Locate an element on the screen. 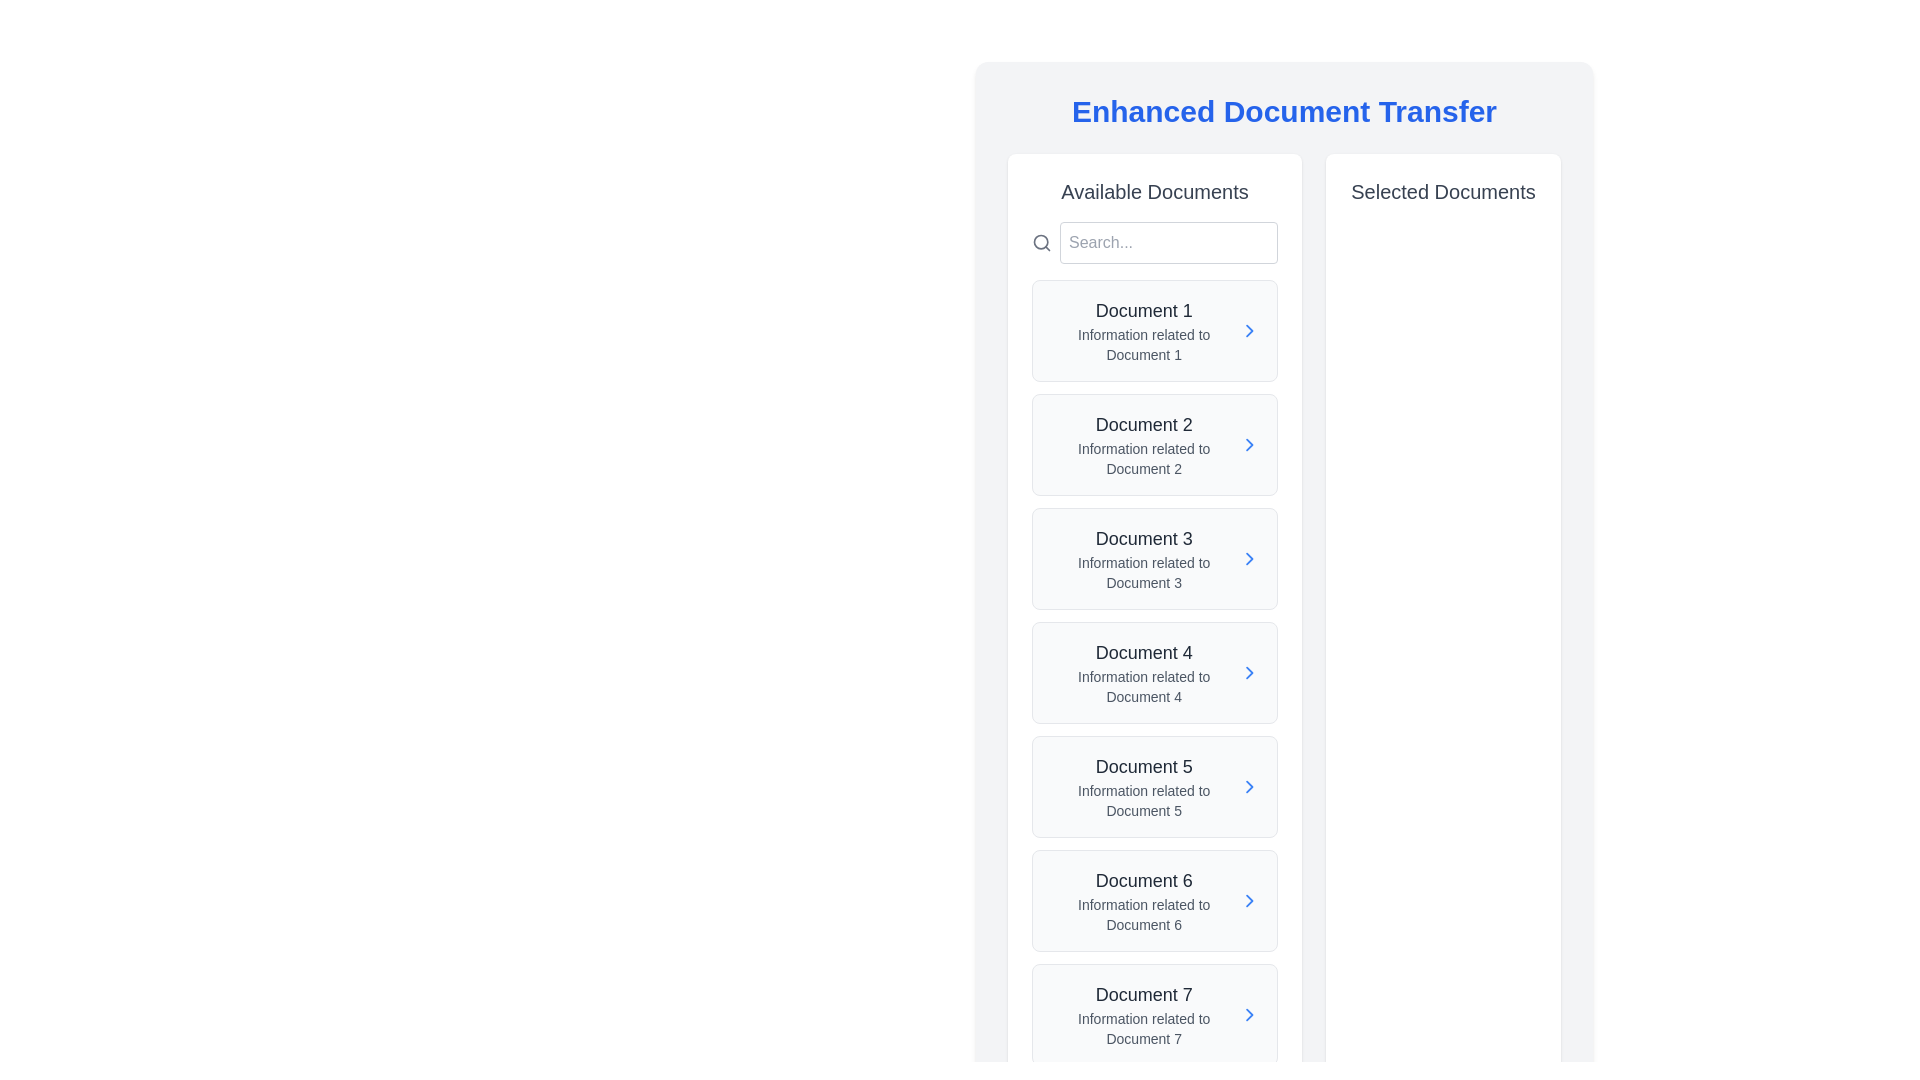  the right-pointing chevron button adjacent to 'Document 7' in the 'Available Documents' section to observe hover effects is located at coordinates (1249, 1014).